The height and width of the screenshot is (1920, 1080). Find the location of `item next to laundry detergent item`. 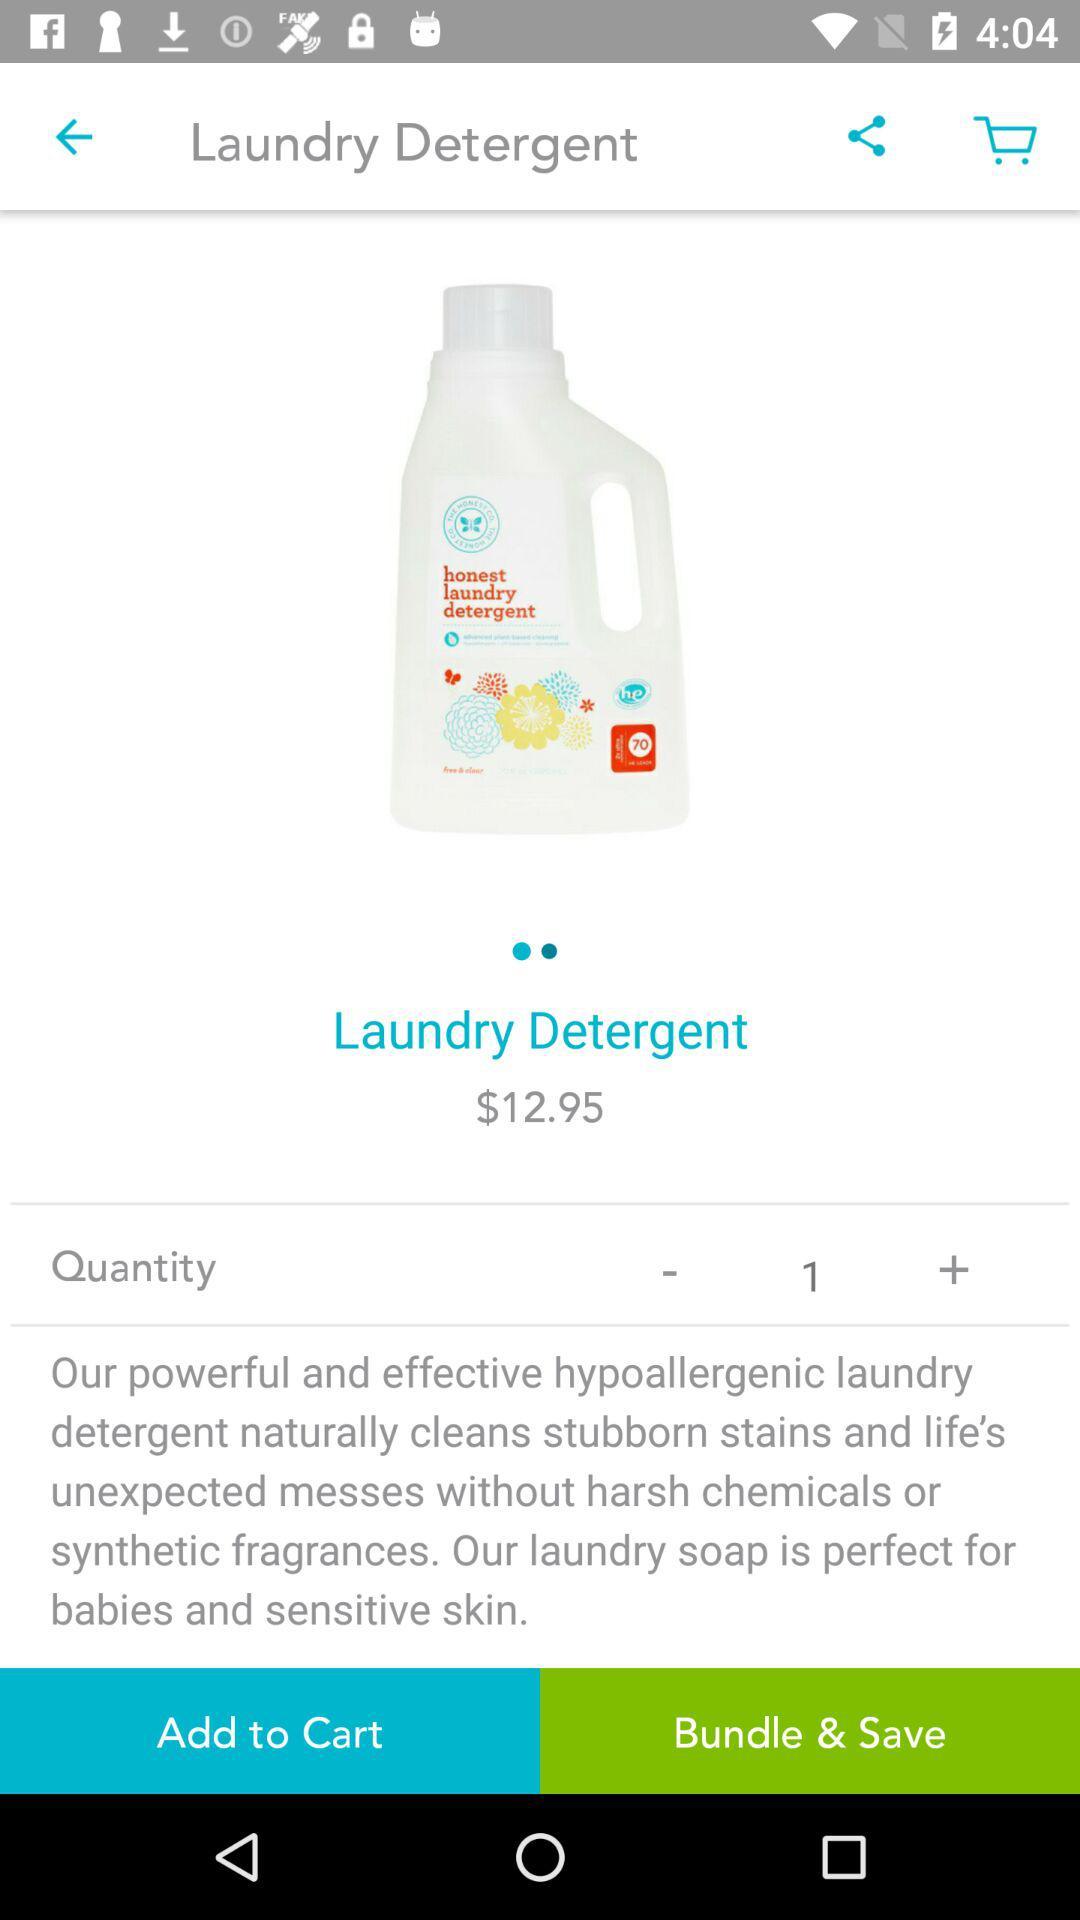

item next to laundry detergent item is located at coordinates (866, 135).